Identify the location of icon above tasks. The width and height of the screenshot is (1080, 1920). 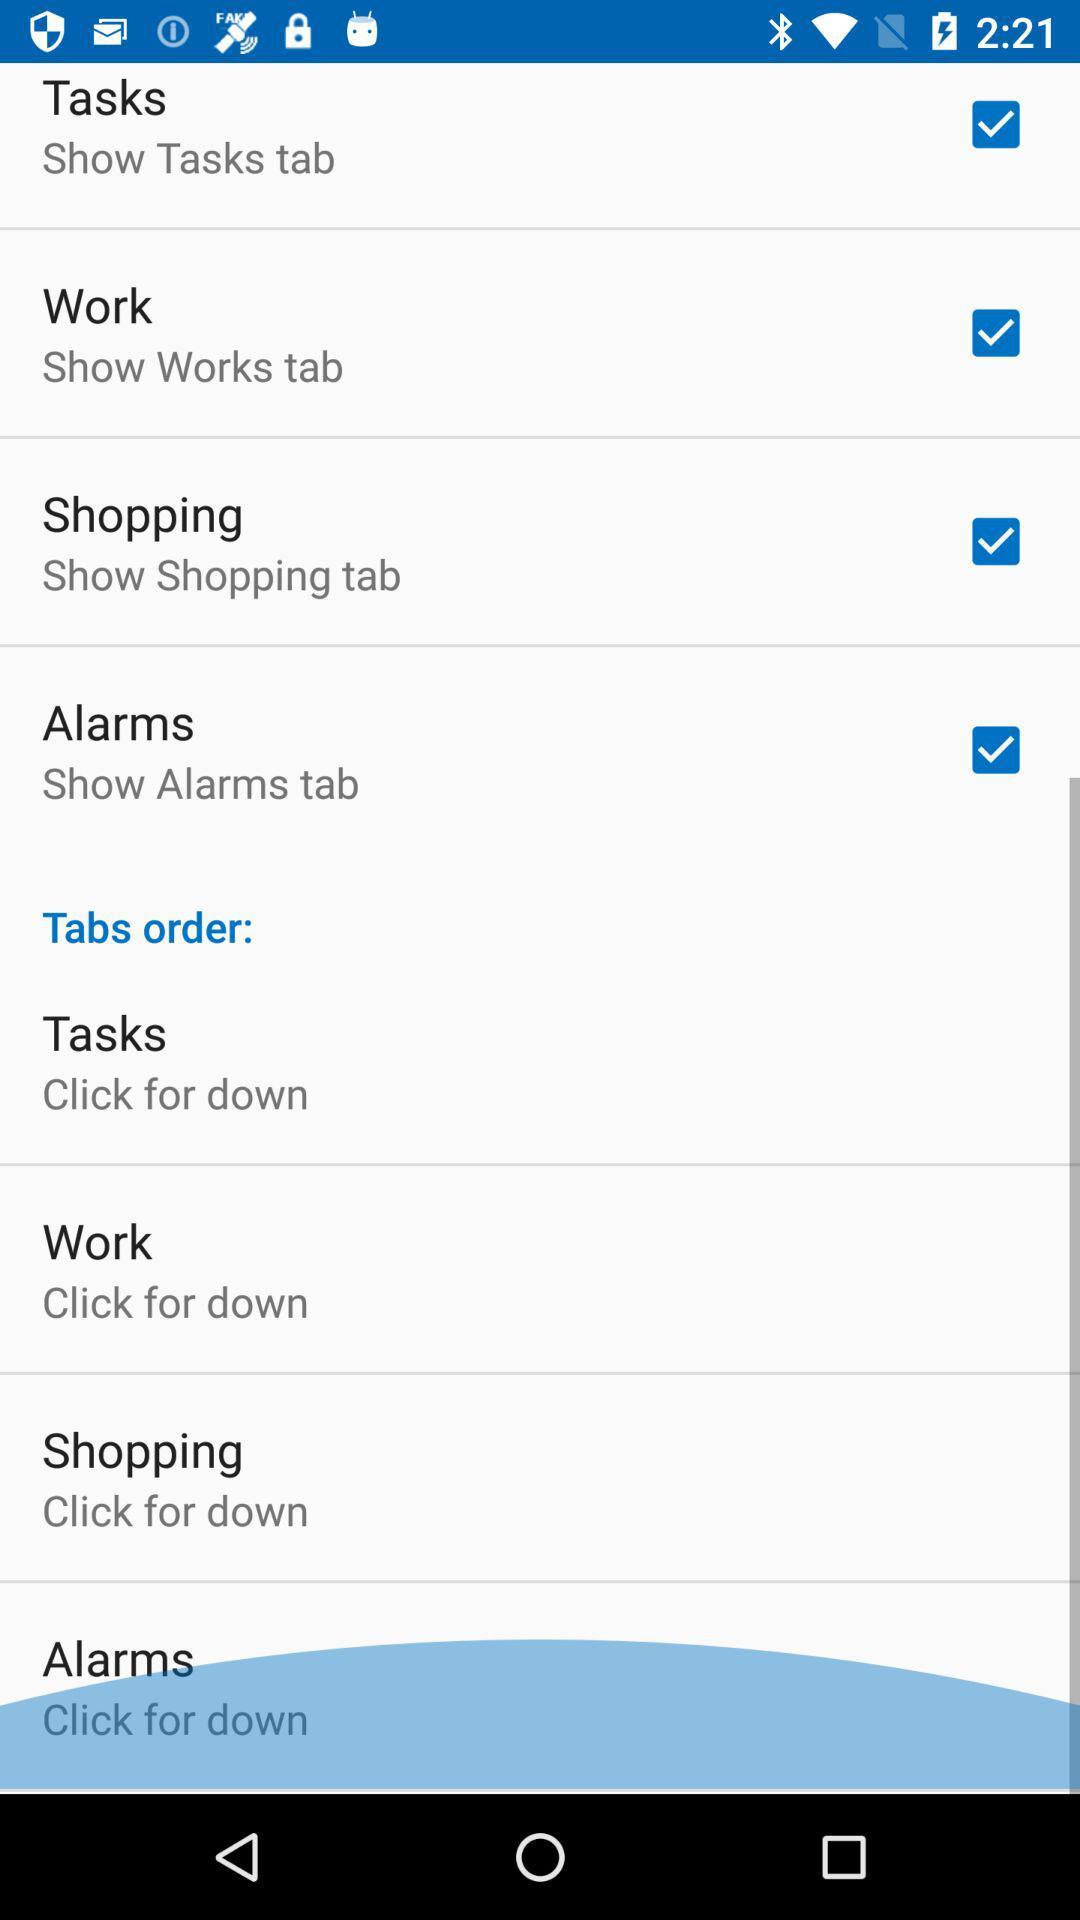
(540, 909).